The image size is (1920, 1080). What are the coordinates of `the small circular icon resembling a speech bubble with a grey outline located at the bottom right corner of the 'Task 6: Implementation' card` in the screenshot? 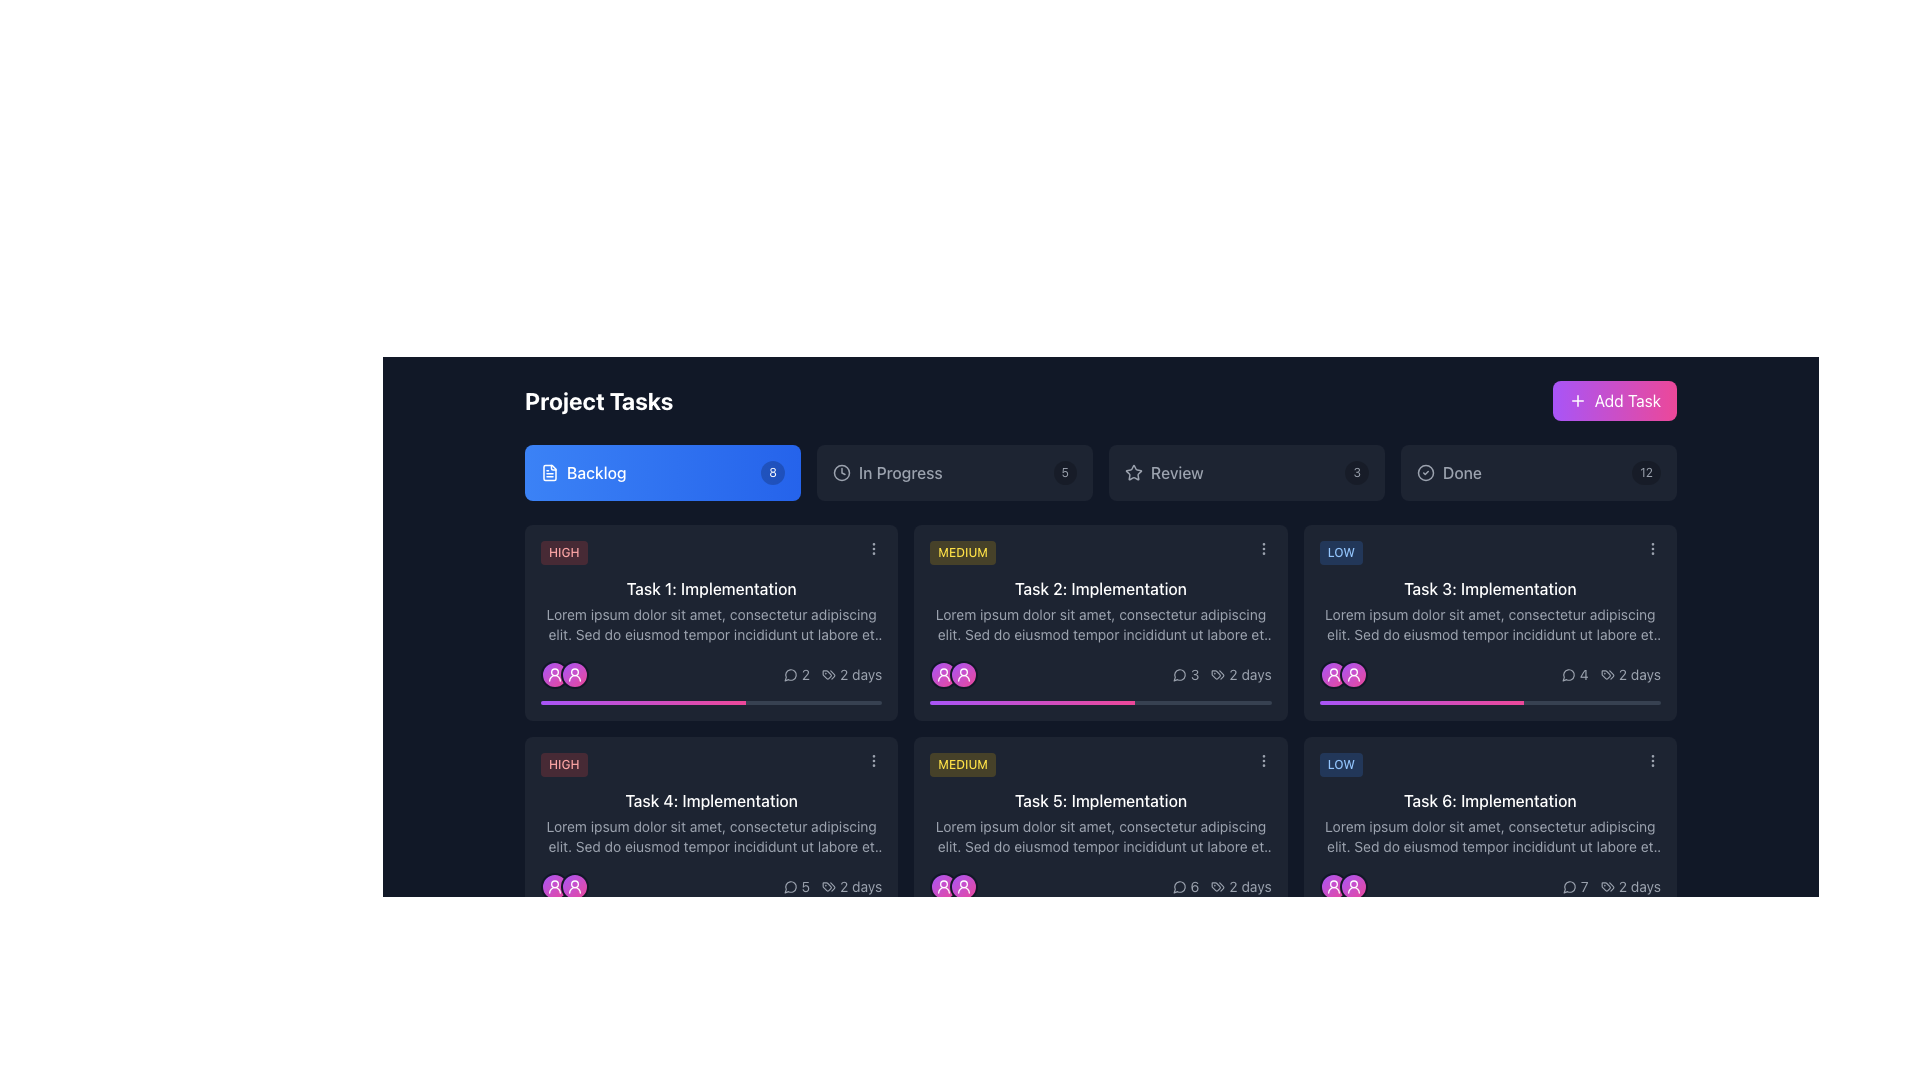 It's located at (1568, 886).